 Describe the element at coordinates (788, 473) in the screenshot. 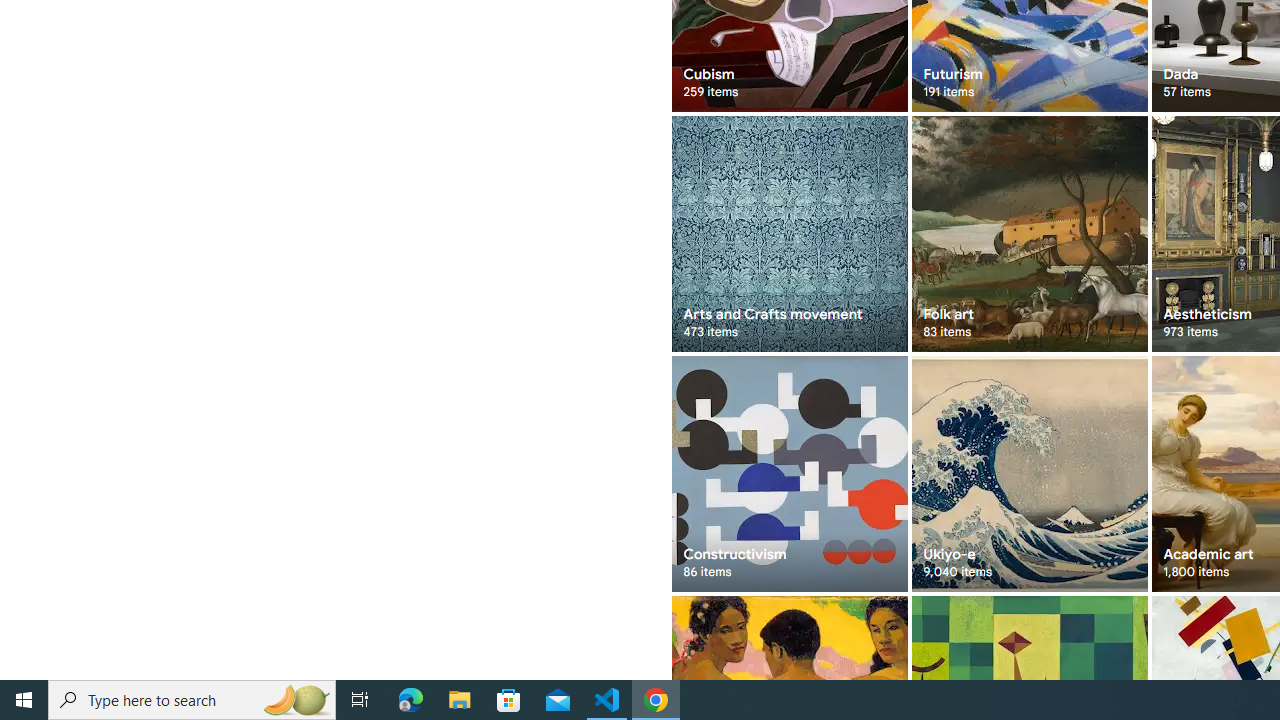

I see `'Constructivism 86 items'` at that location.